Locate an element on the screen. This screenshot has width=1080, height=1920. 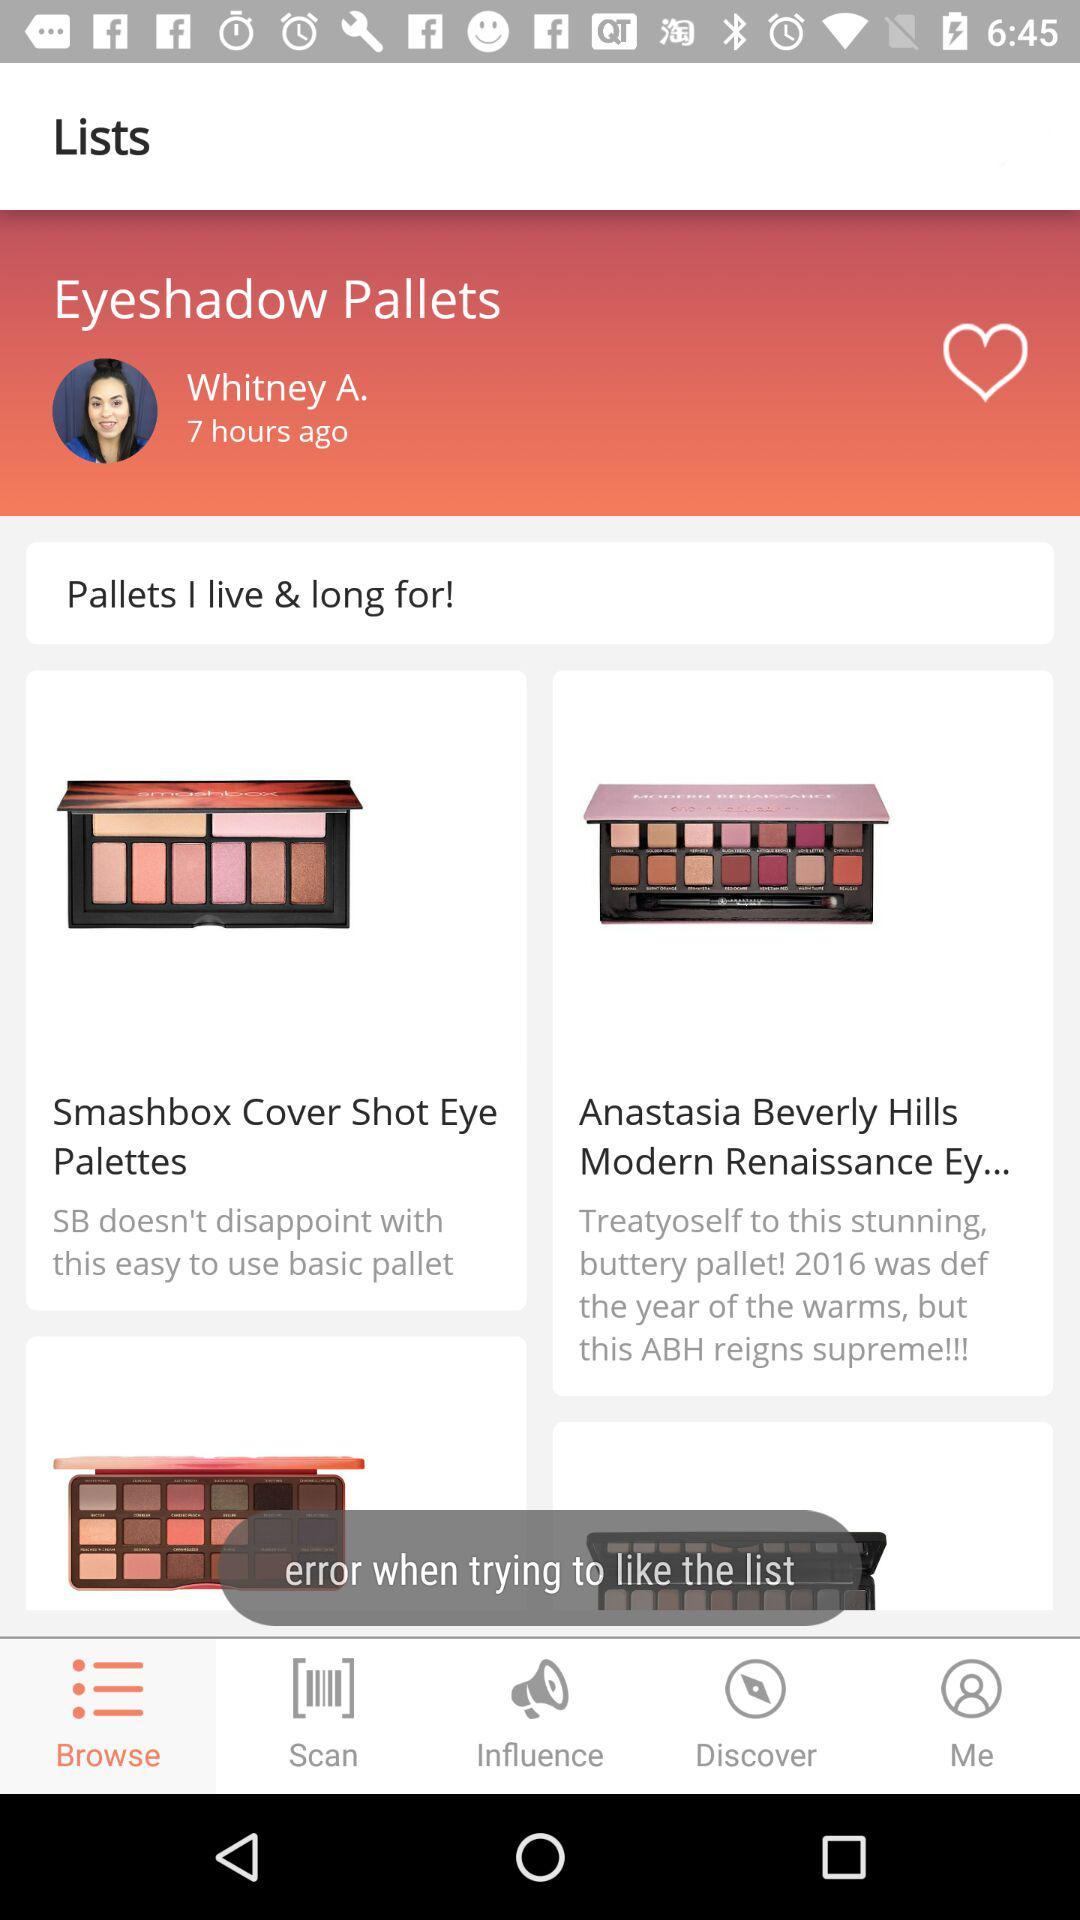
the time icon is located at coordinates (756, 1715).